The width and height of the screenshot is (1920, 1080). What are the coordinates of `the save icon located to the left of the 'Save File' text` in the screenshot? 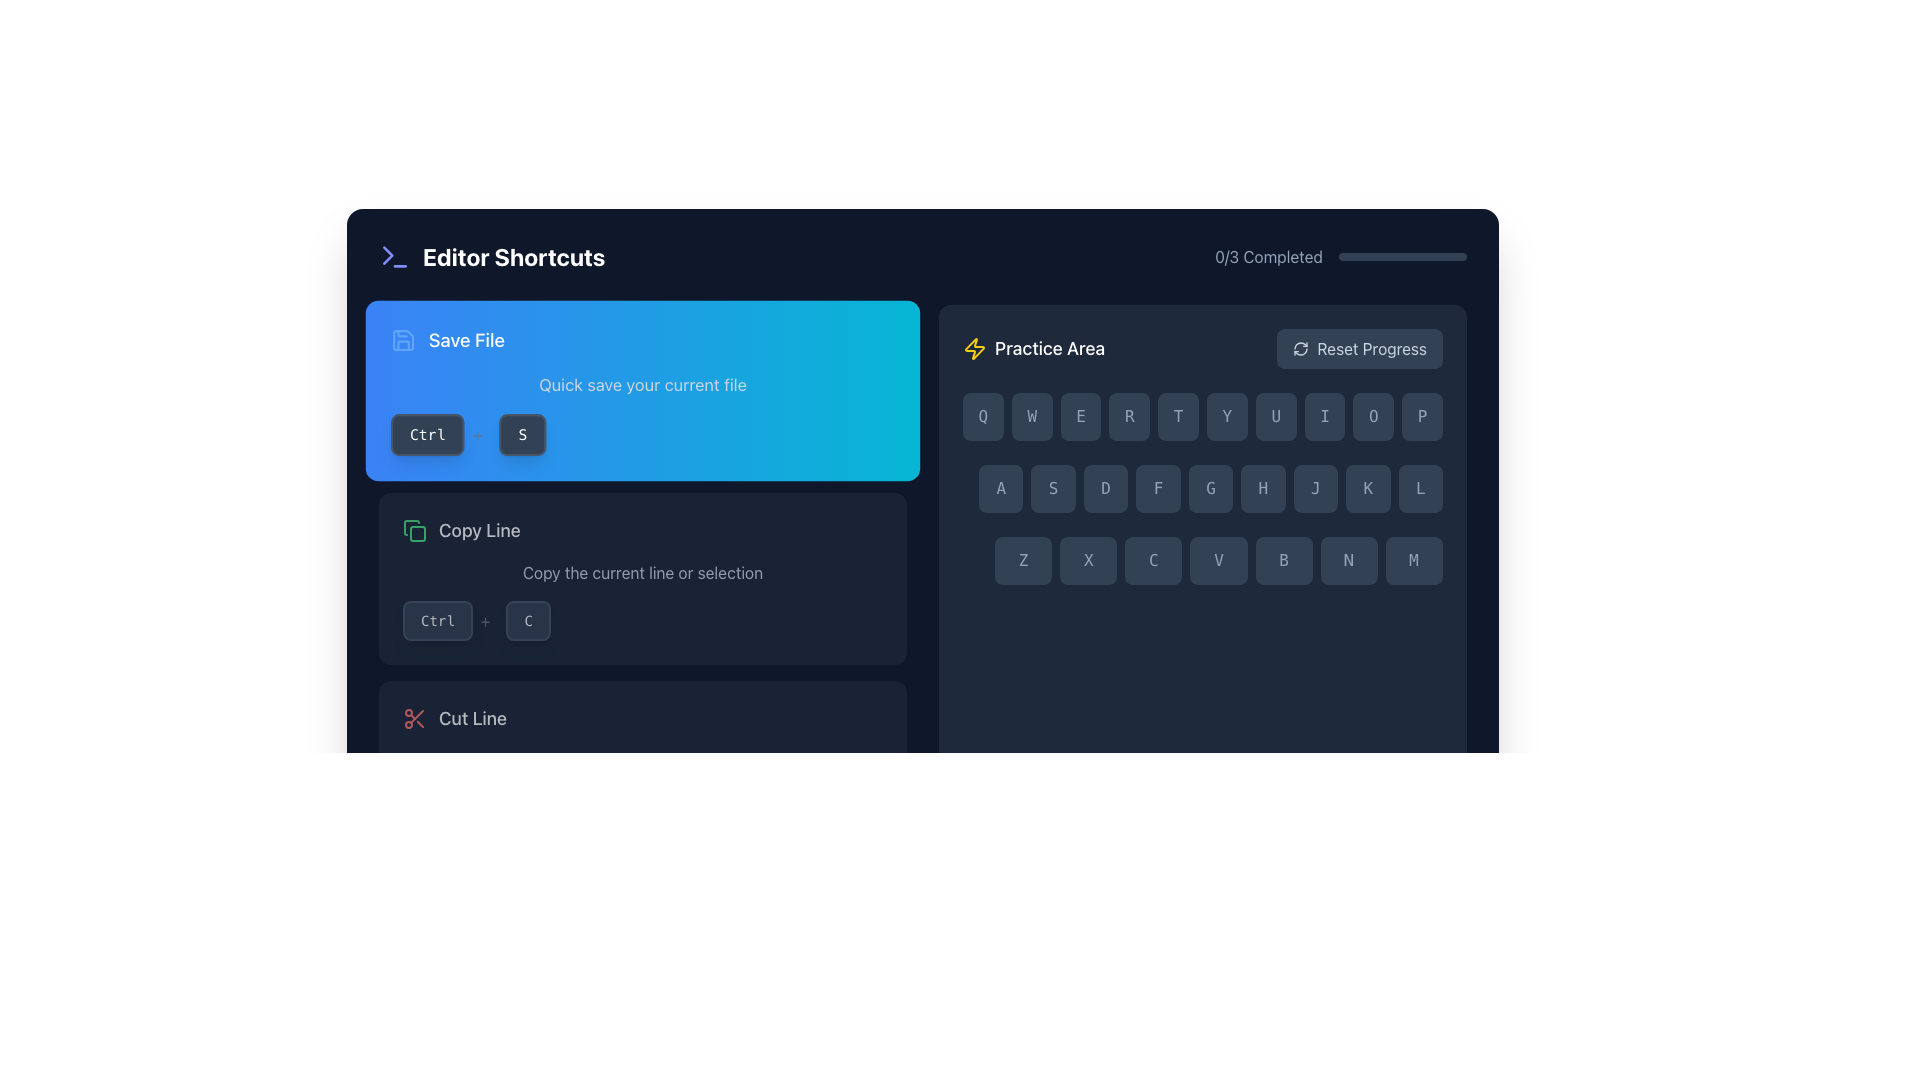 It's located at (402, 339).